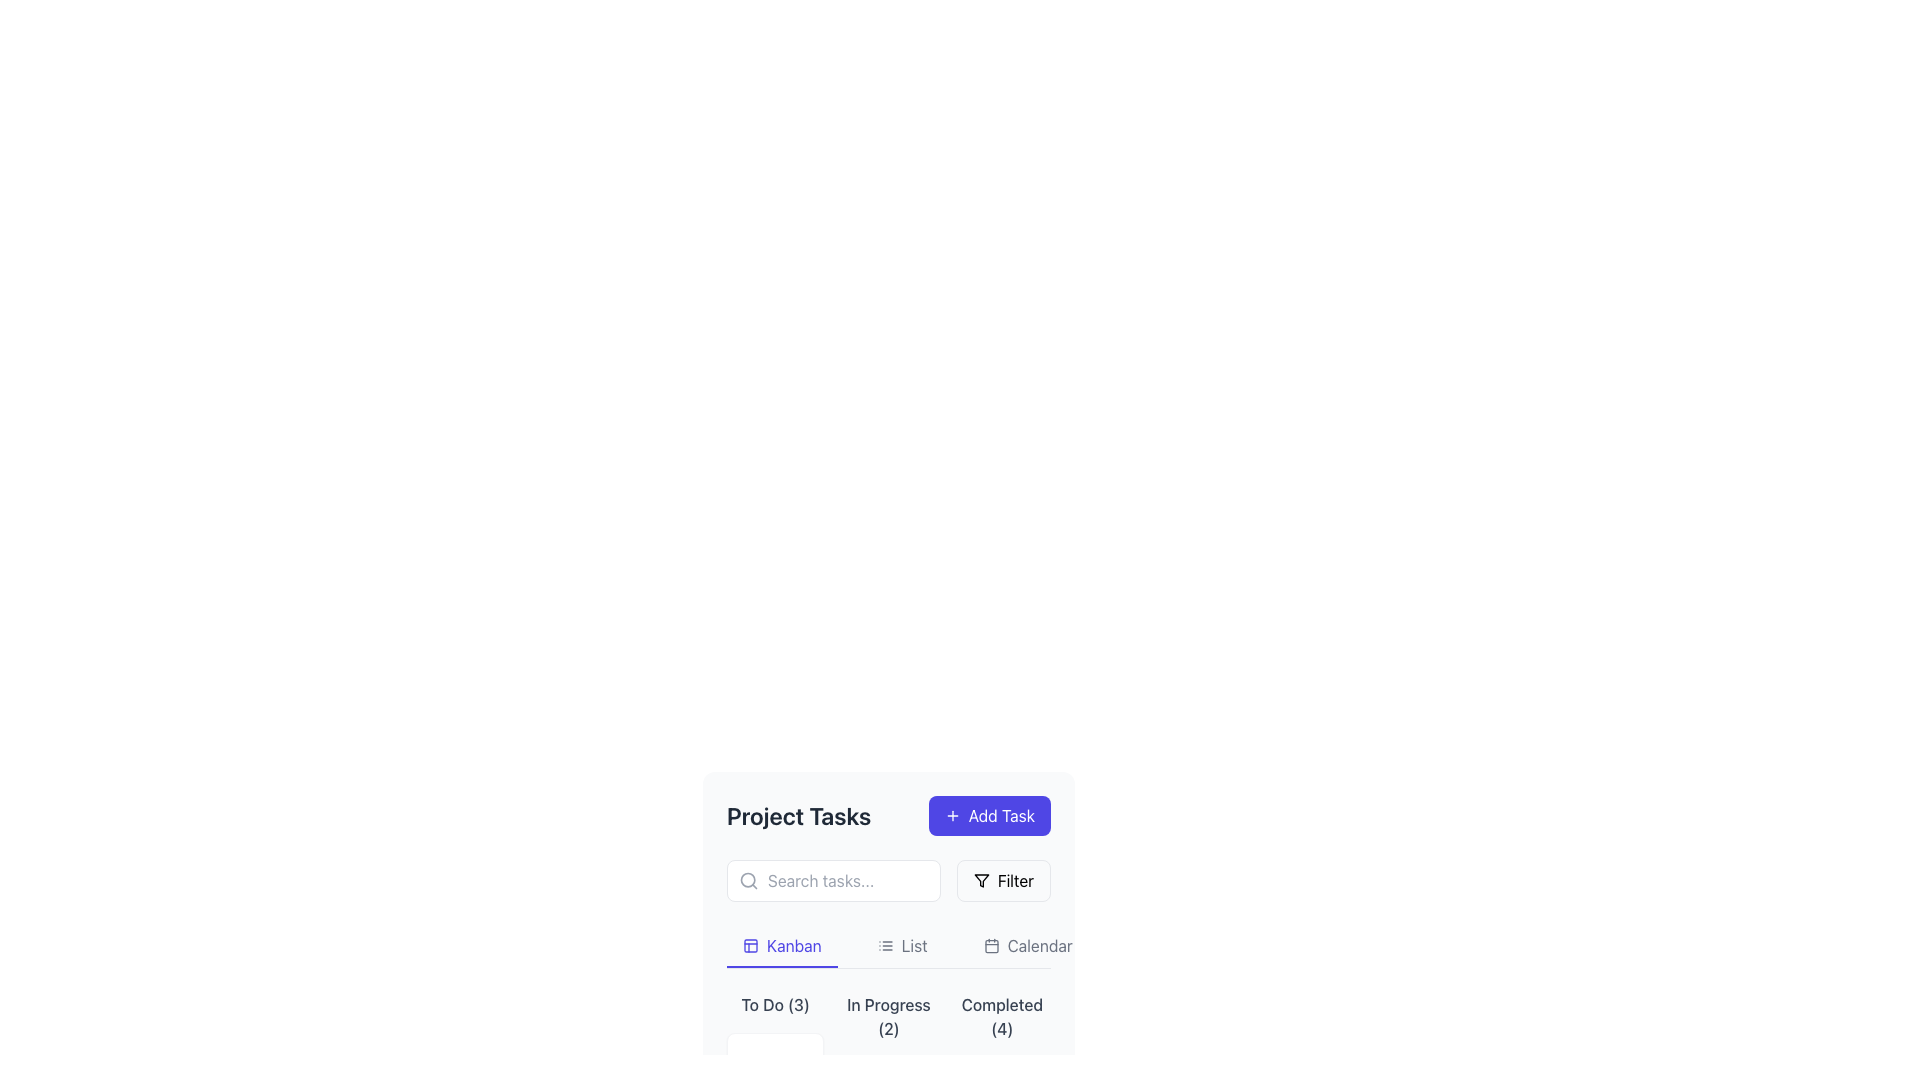  Describe the element at coordinates (989, 816) in the screenshot. I see `the 'Add Task' button` at that location.